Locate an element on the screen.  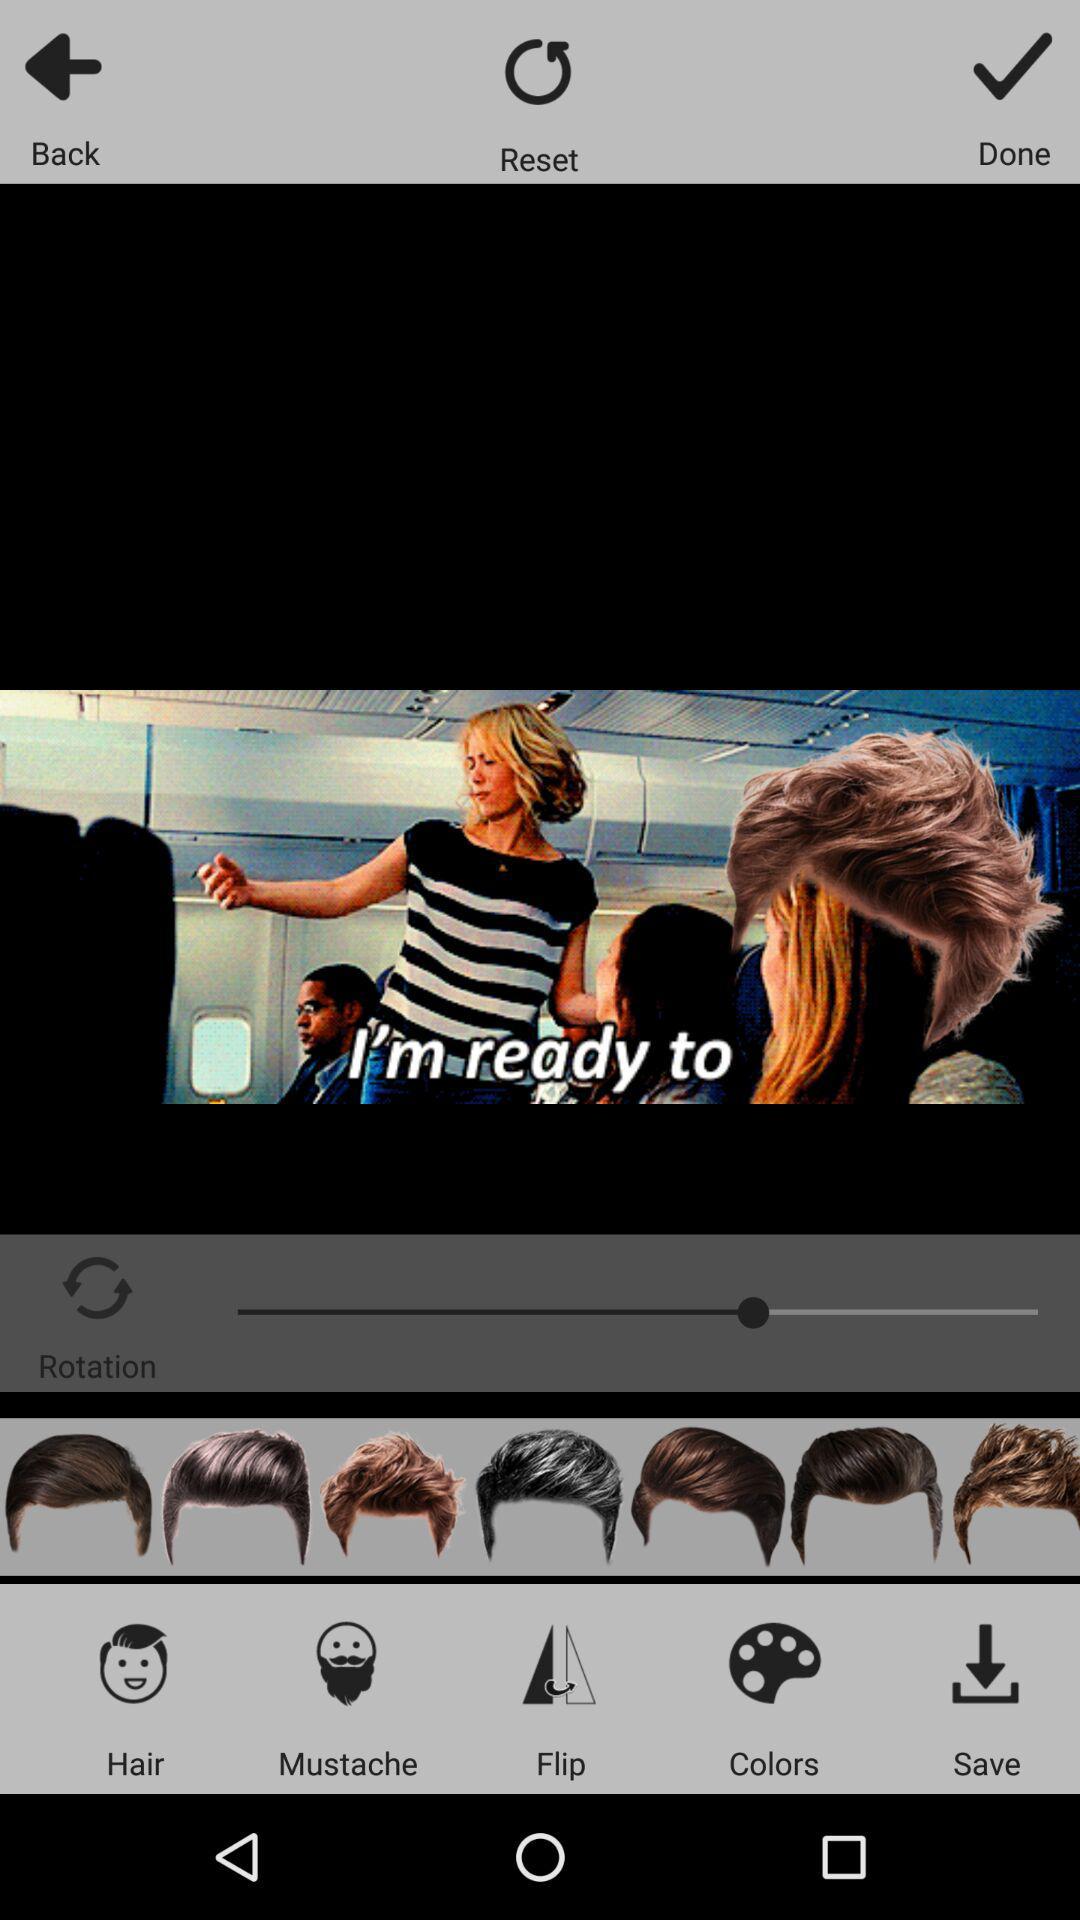
mustache options is located at coordinates (346, 1662).